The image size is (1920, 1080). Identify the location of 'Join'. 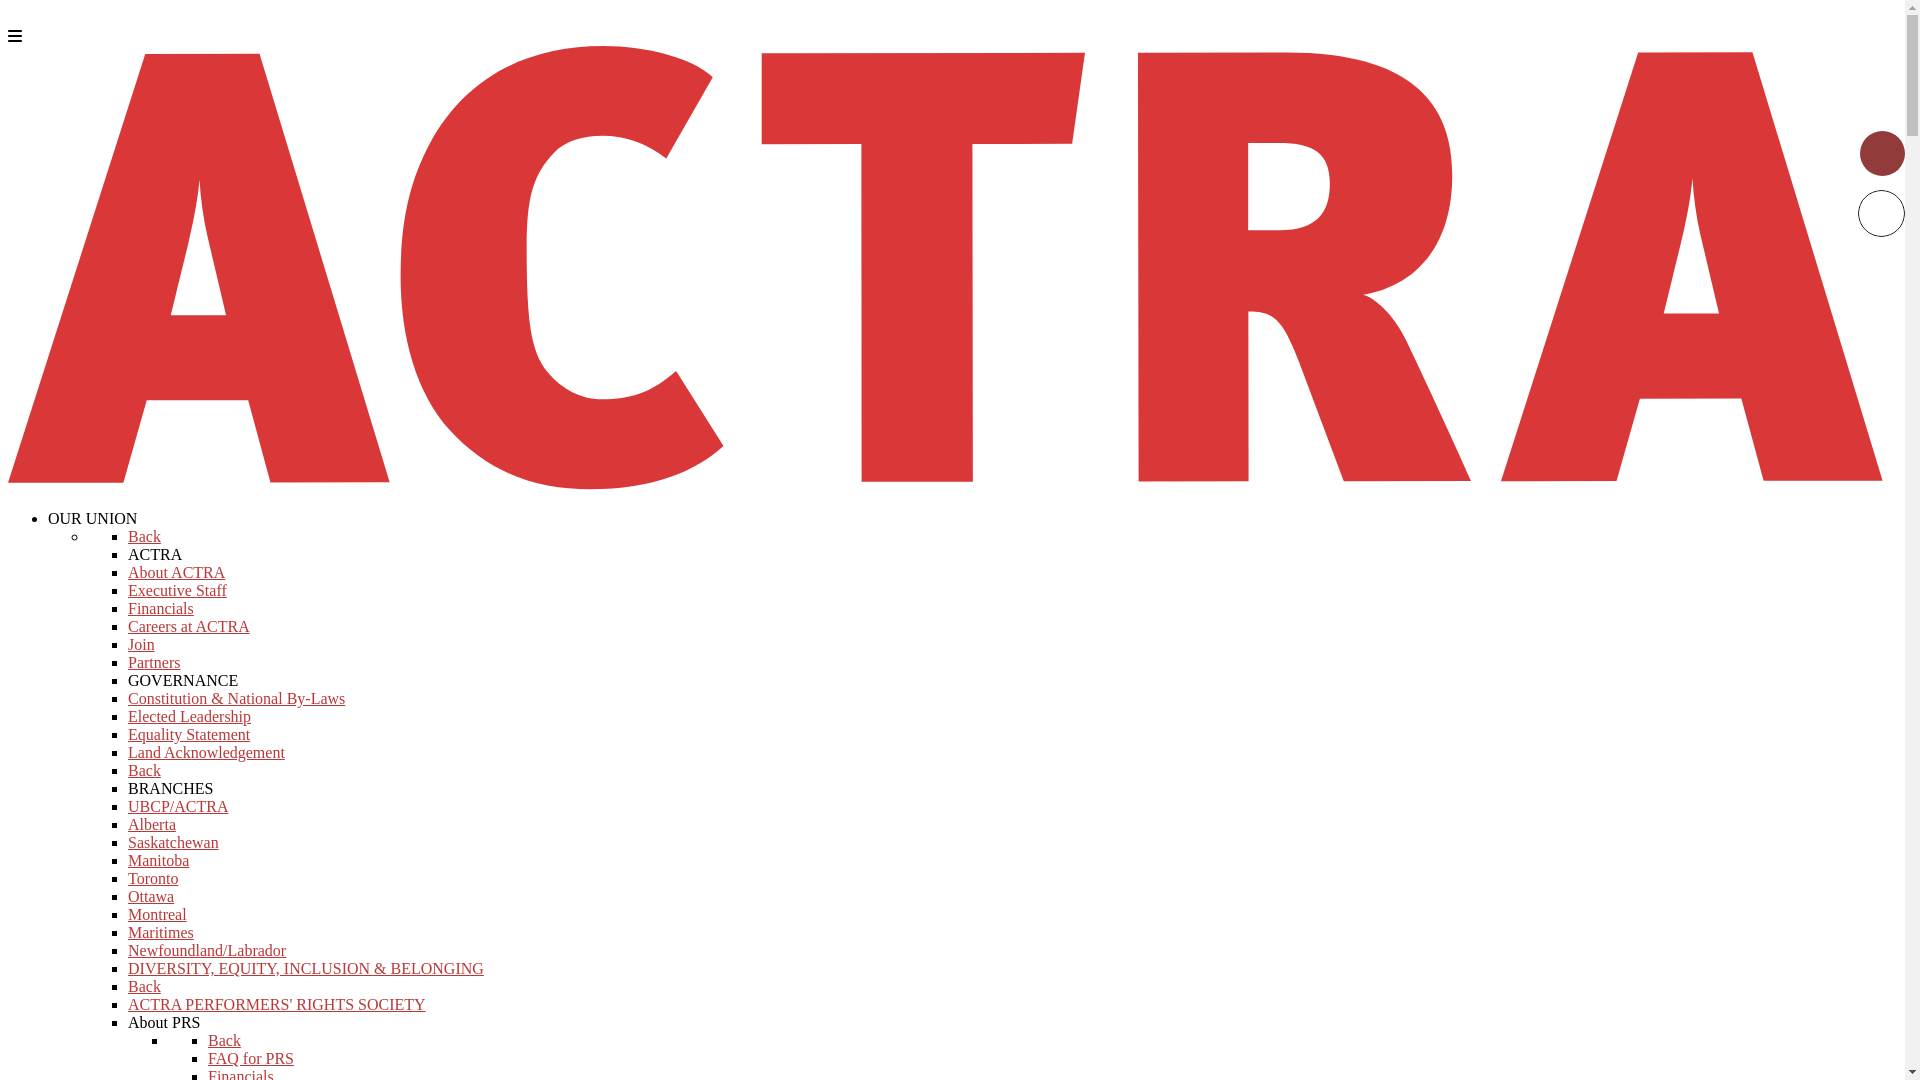
(140, 644).